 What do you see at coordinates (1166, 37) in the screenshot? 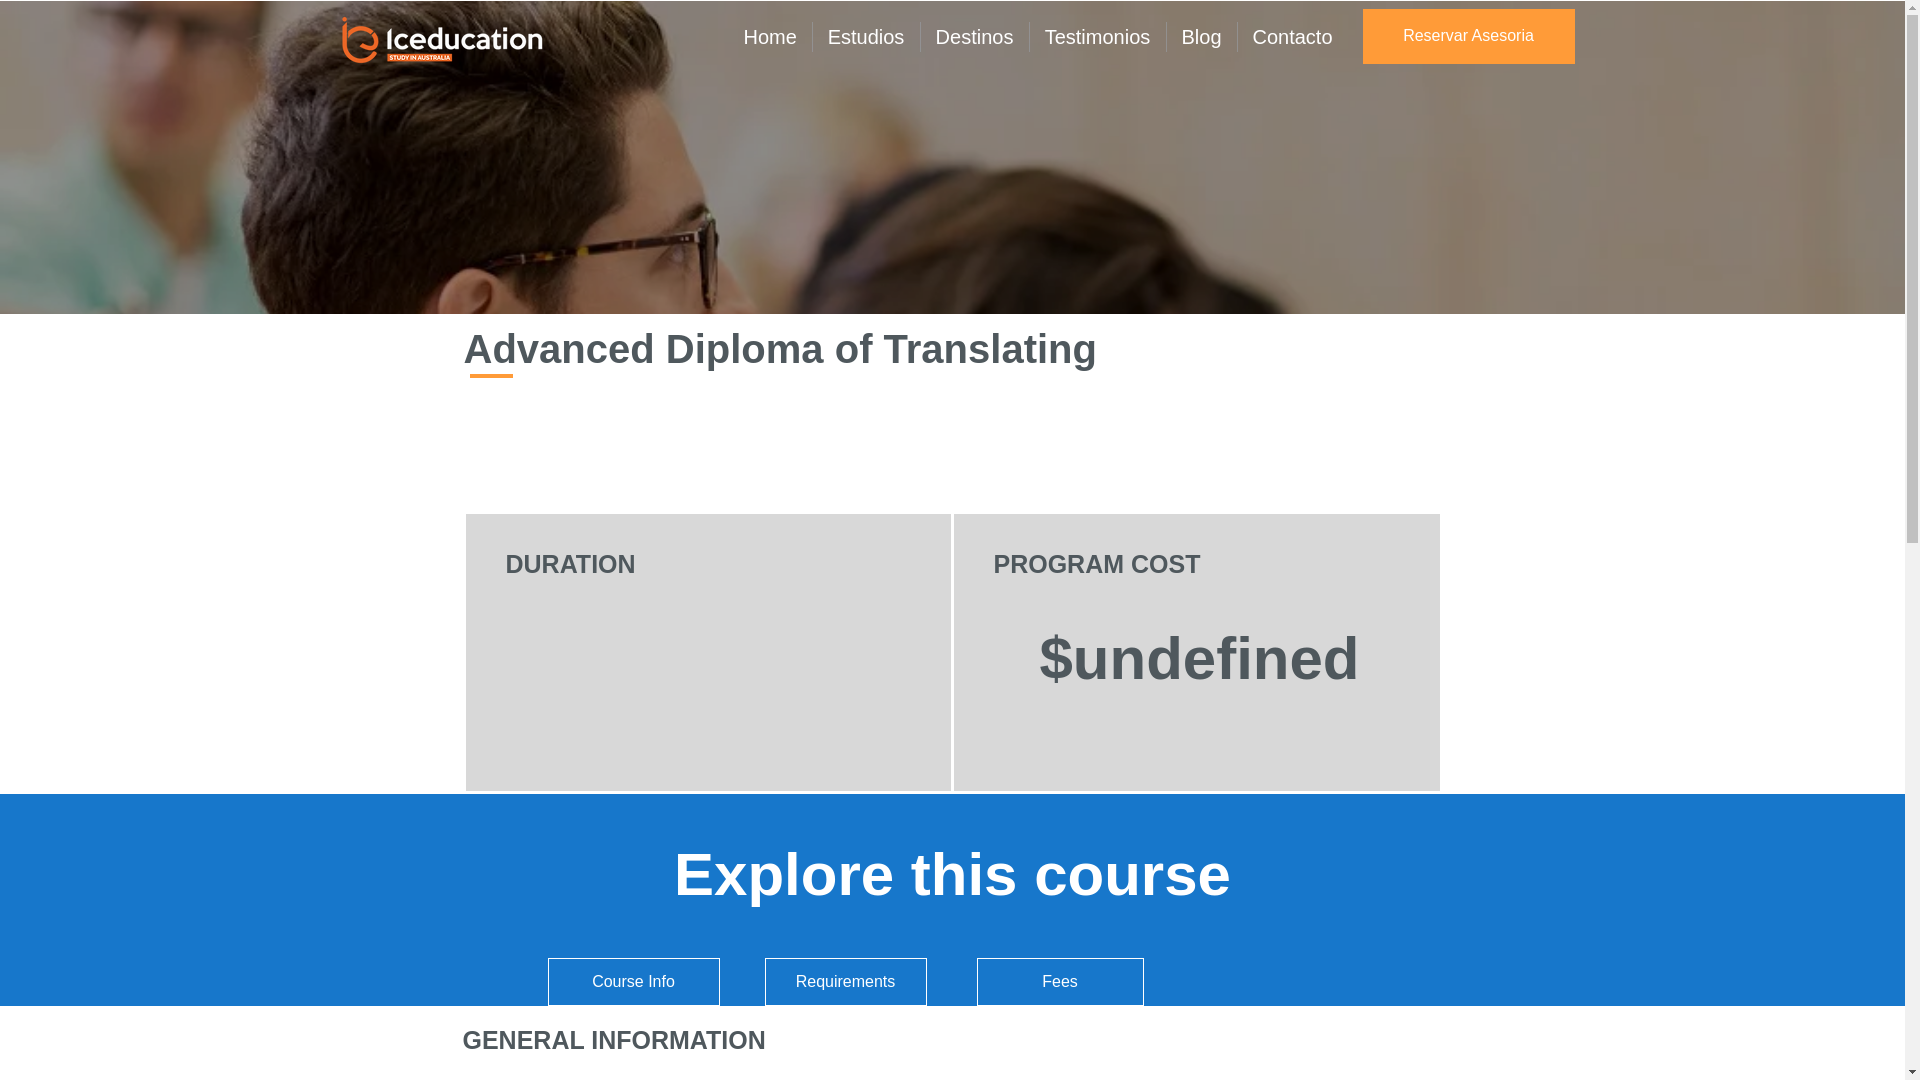
I see `'Blog'` at bounding box center [1166, 37].